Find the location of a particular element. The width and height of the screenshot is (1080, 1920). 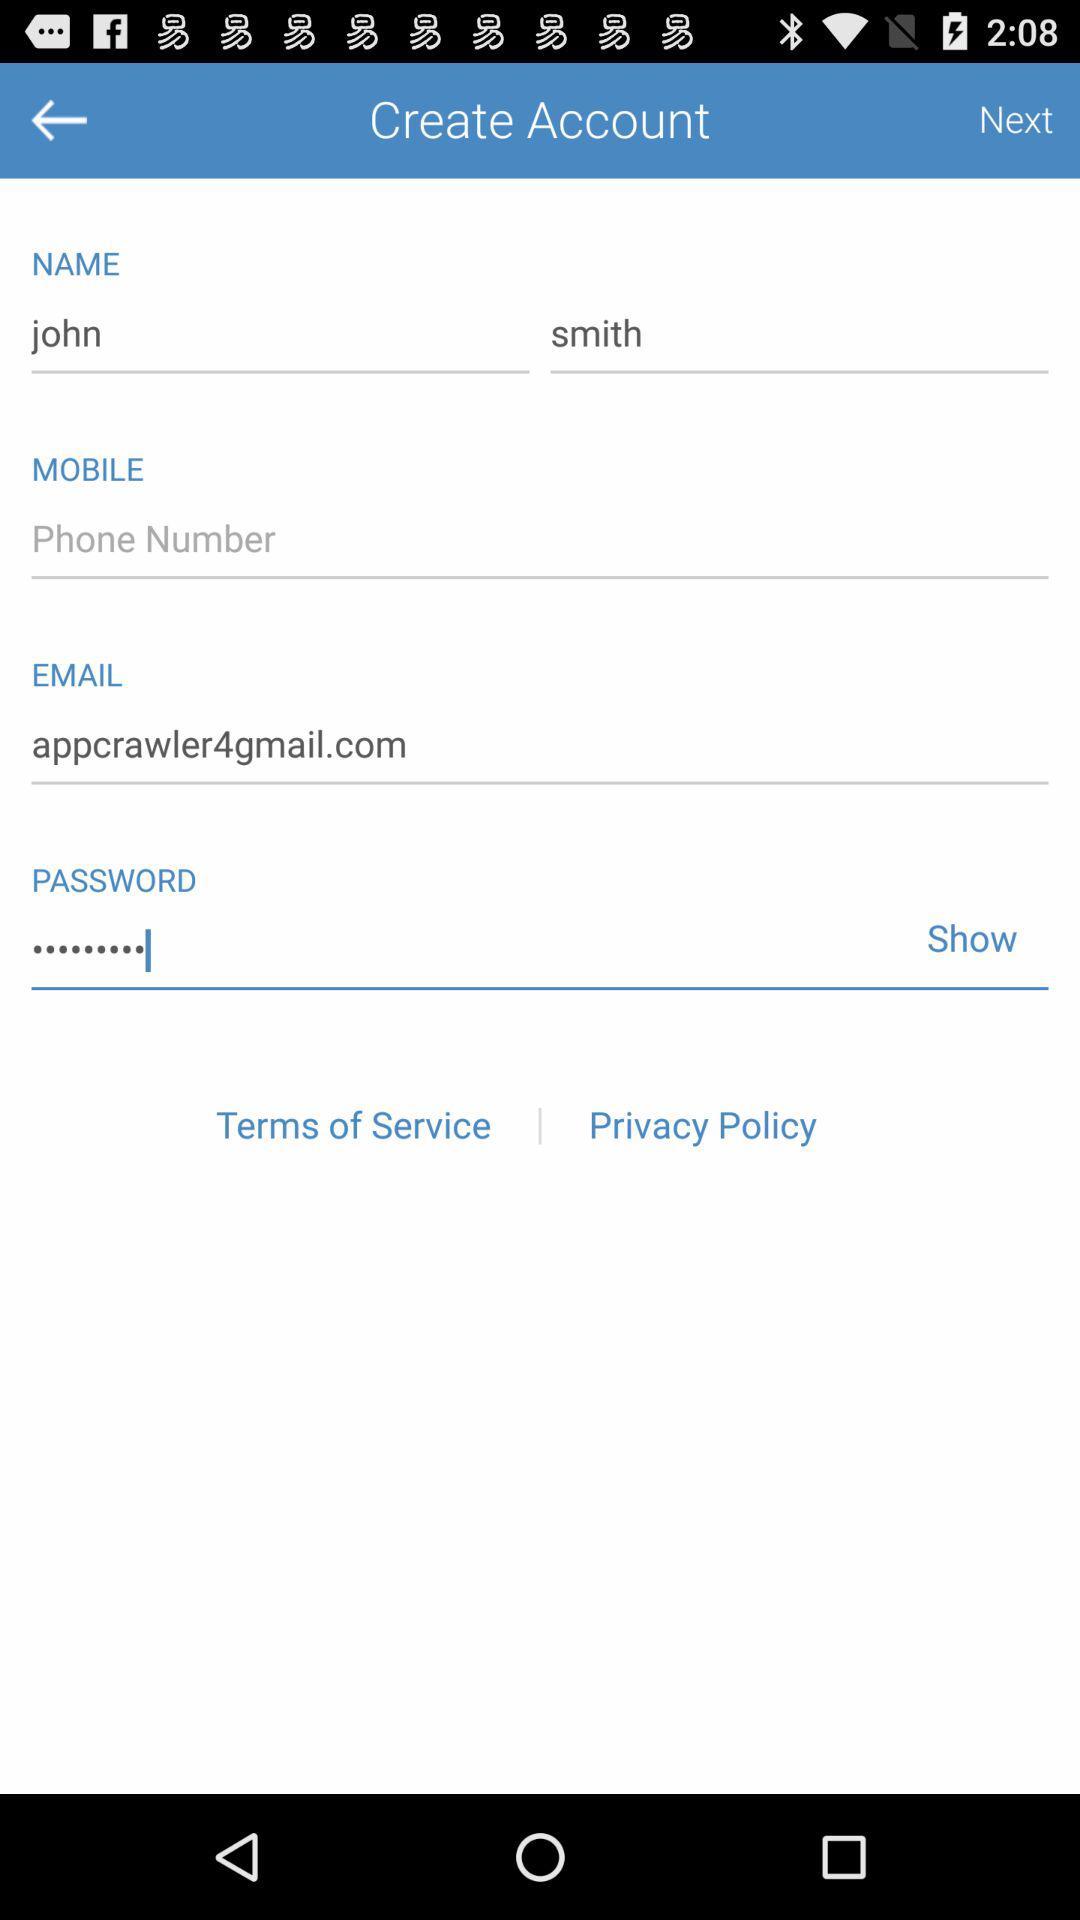

crowd3116 icon is located at coordinates (540, 949).